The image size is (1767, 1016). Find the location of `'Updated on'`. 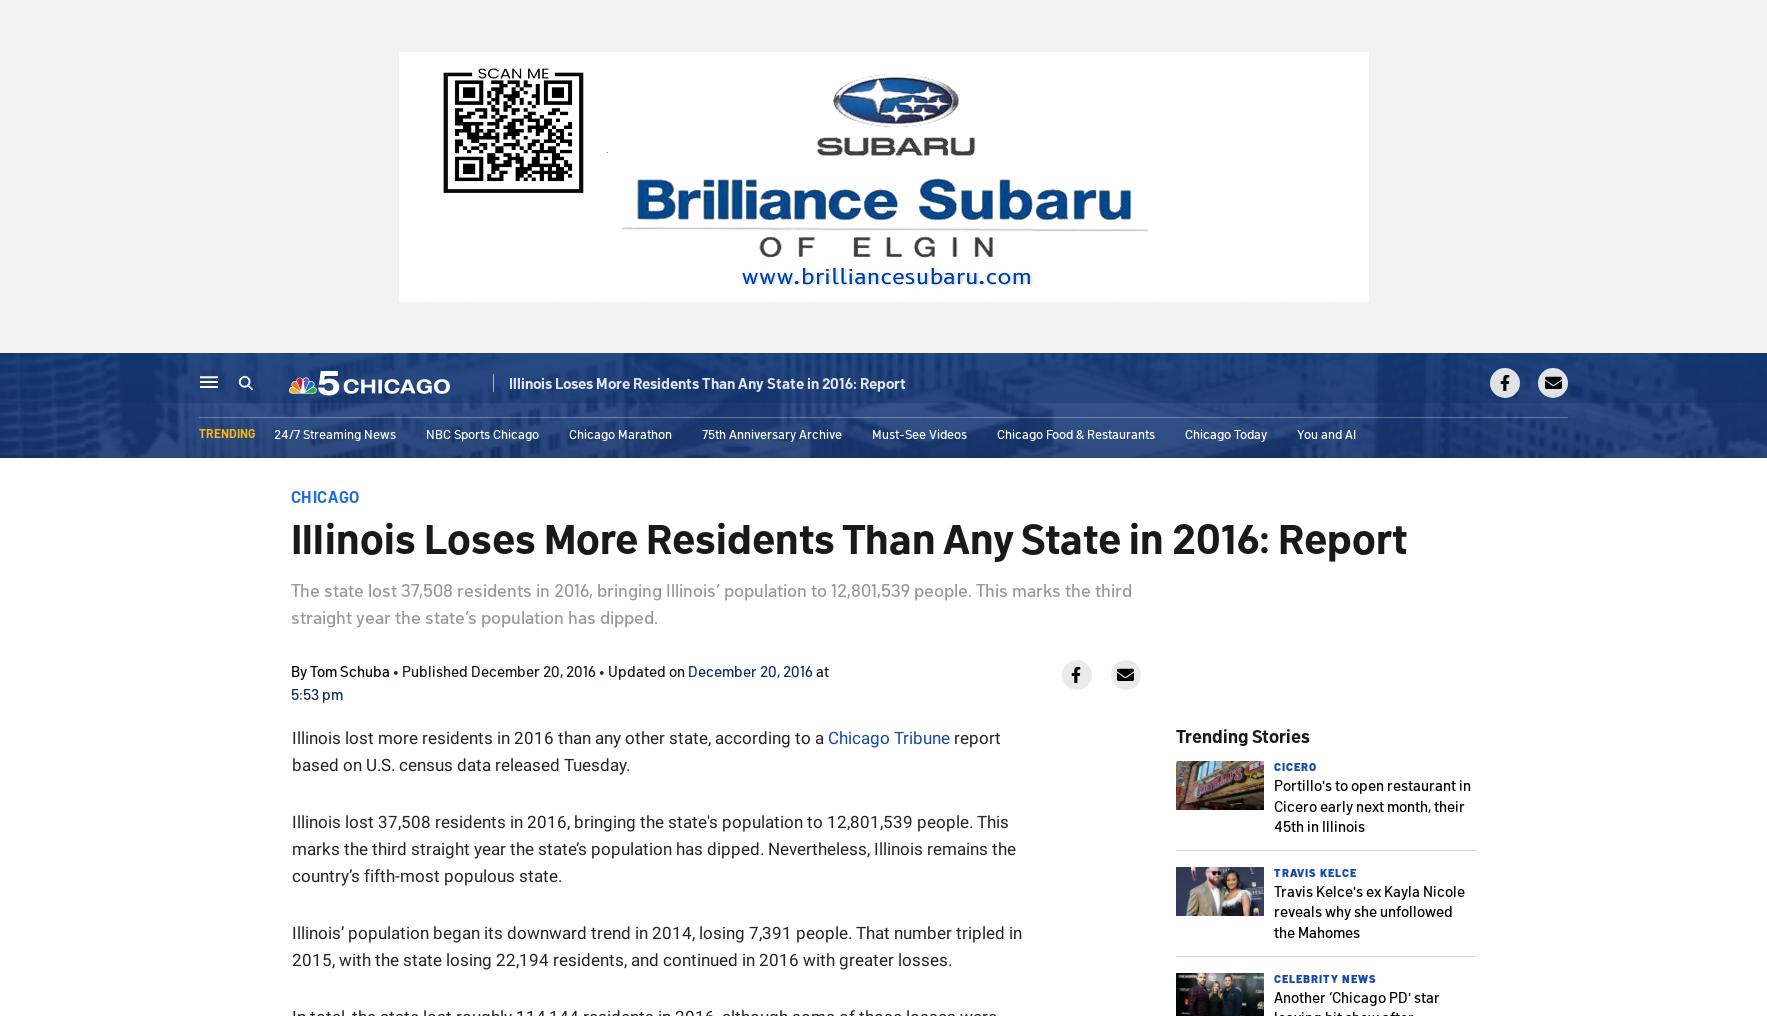

'Updated on' is located at coordinates (646, 669).